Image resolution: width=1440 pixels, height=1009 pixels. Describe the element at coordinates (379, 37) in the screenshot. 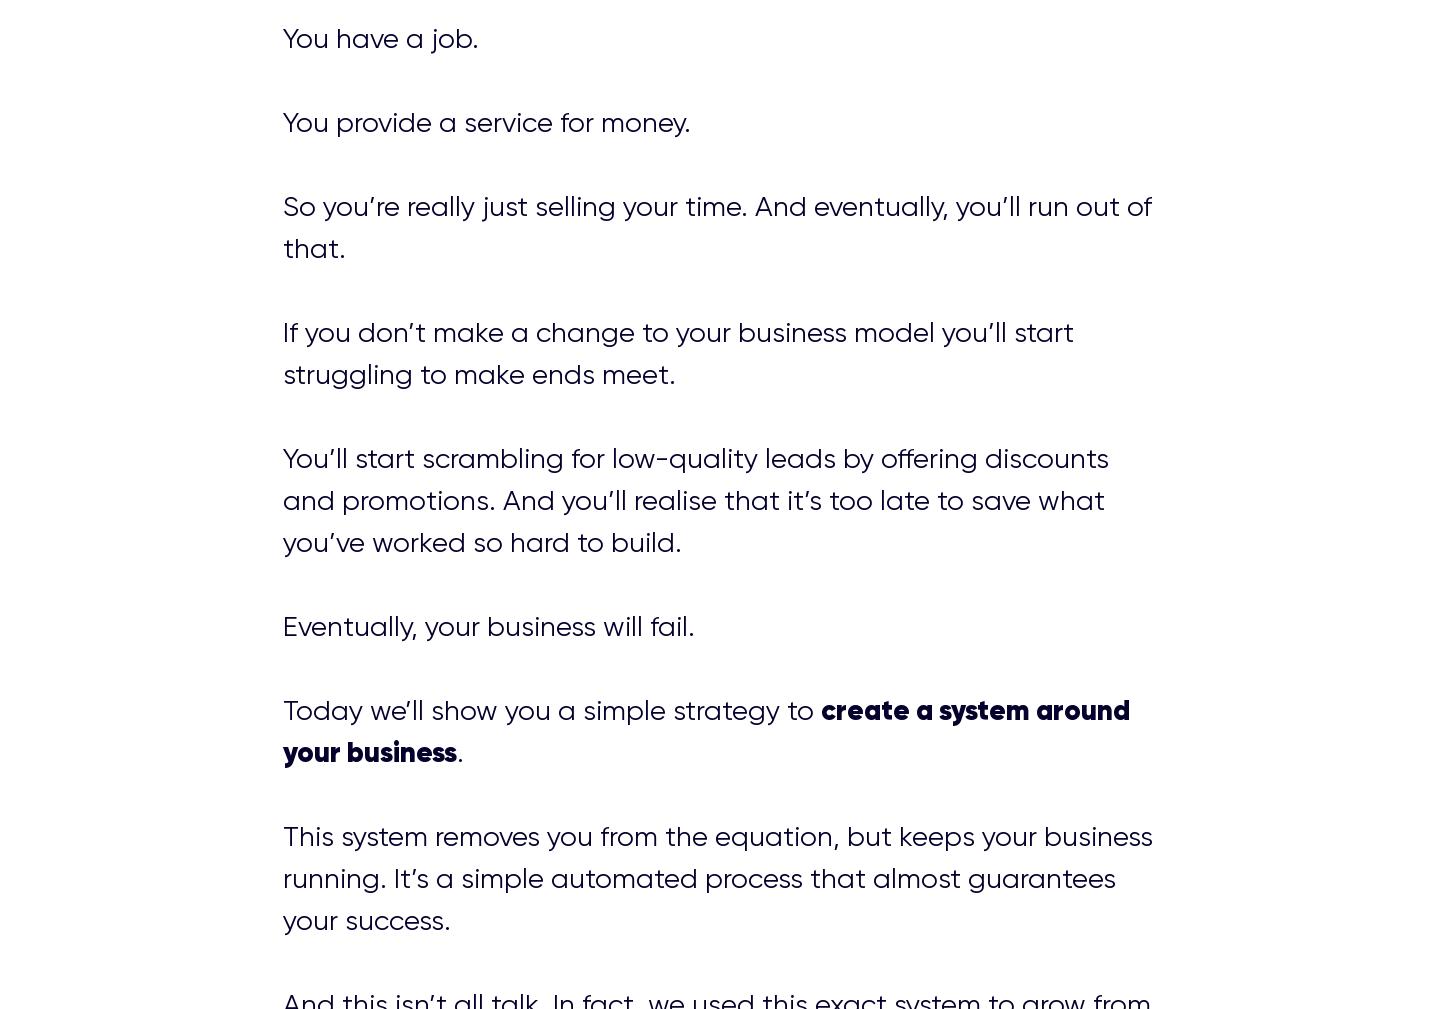

I see `'You have a job.'` at that location.